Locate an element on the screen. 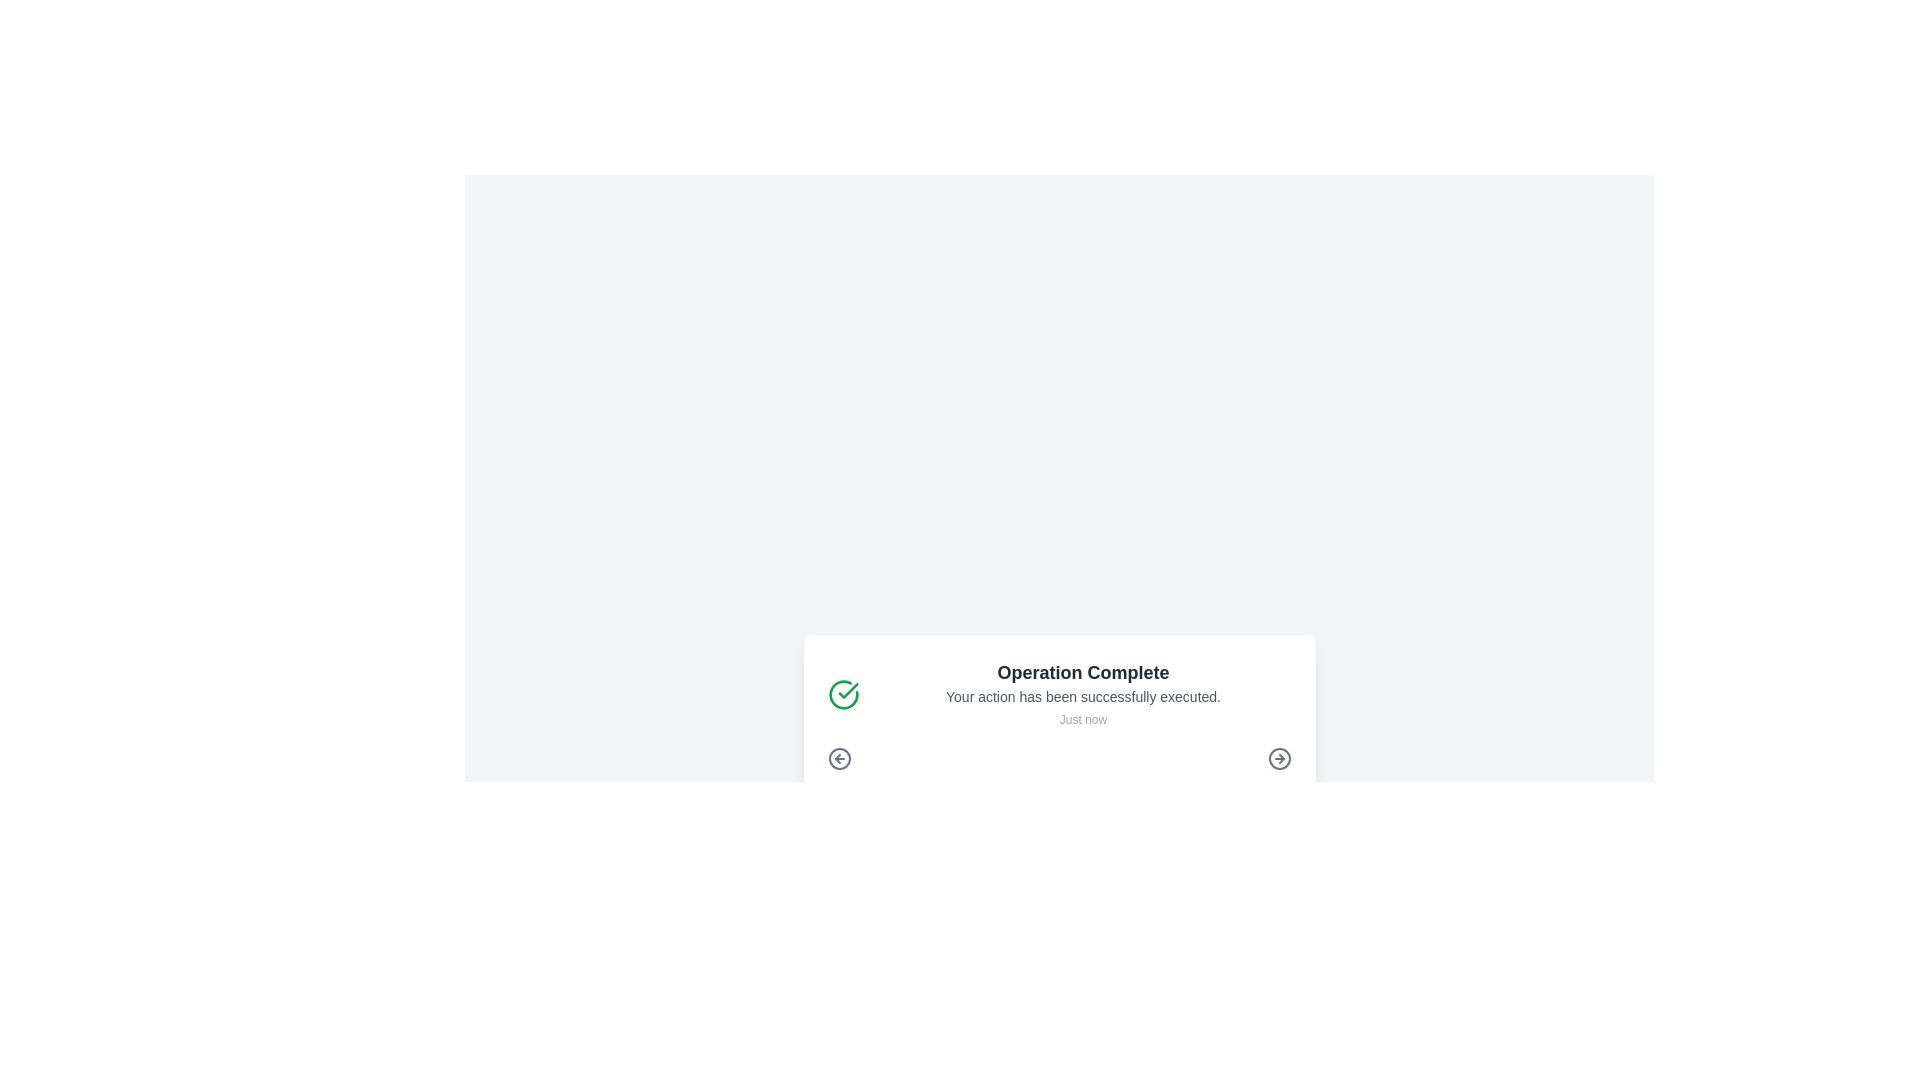  the text label displaying 'Just now', which is positioned at the bottom-right corner of the notification pop-up and aligned to the right of the notification panel is located at coordinates (1082, 720).